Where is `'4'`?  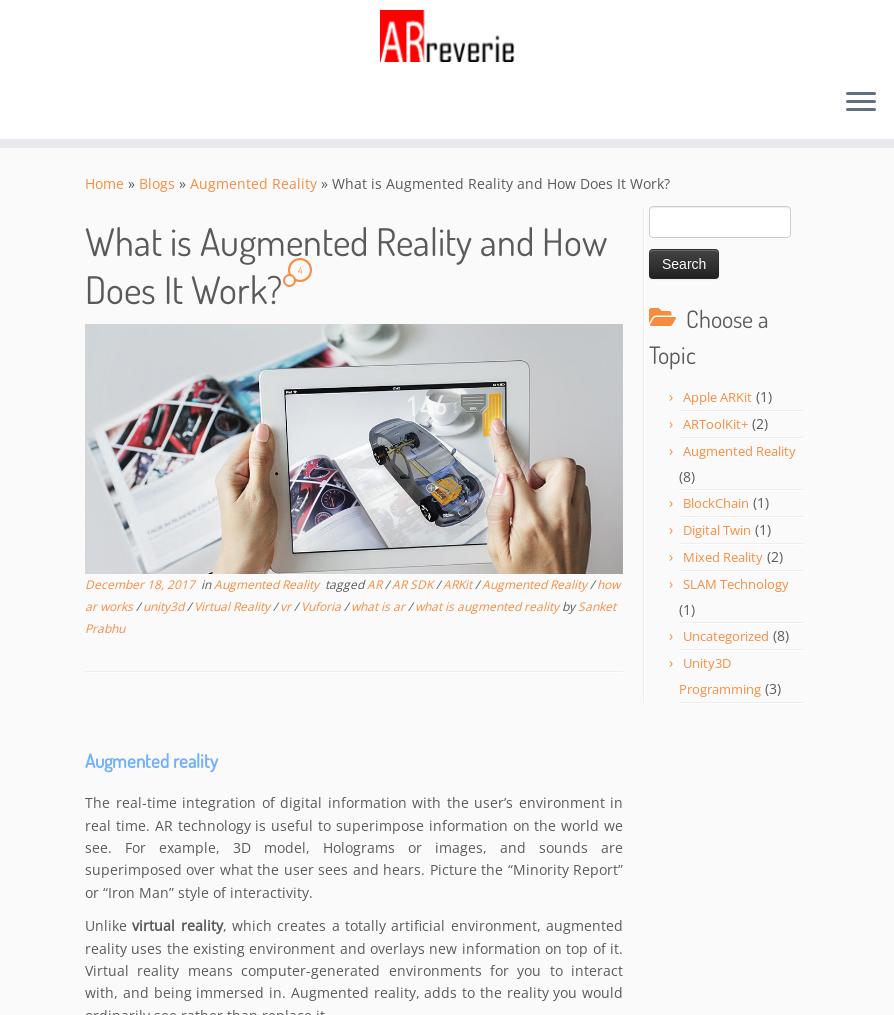
'4' is located at coordinates (299, 271).